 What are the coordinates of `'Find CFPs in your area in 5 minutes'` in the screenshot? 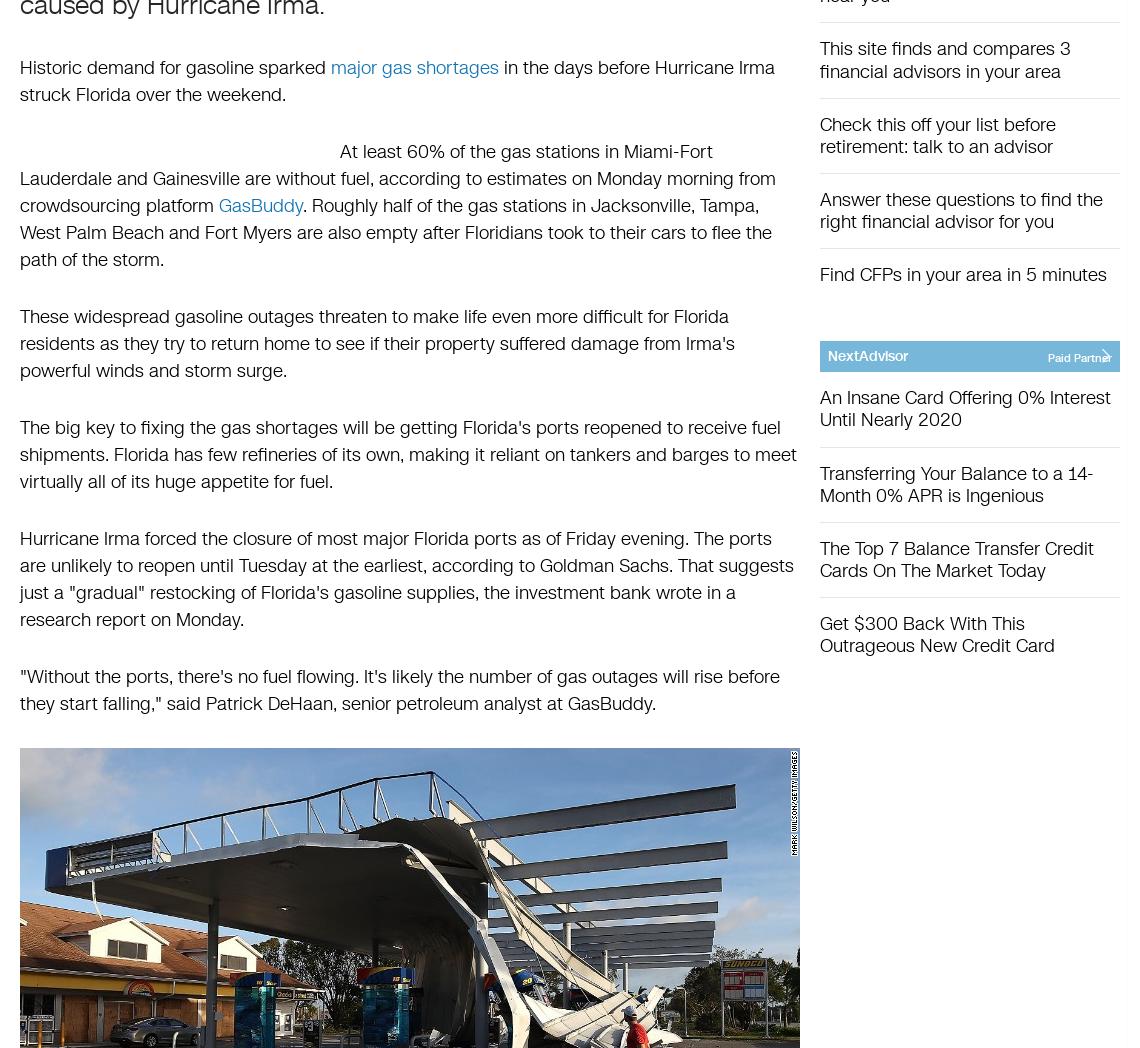 It's located at (962, 273).